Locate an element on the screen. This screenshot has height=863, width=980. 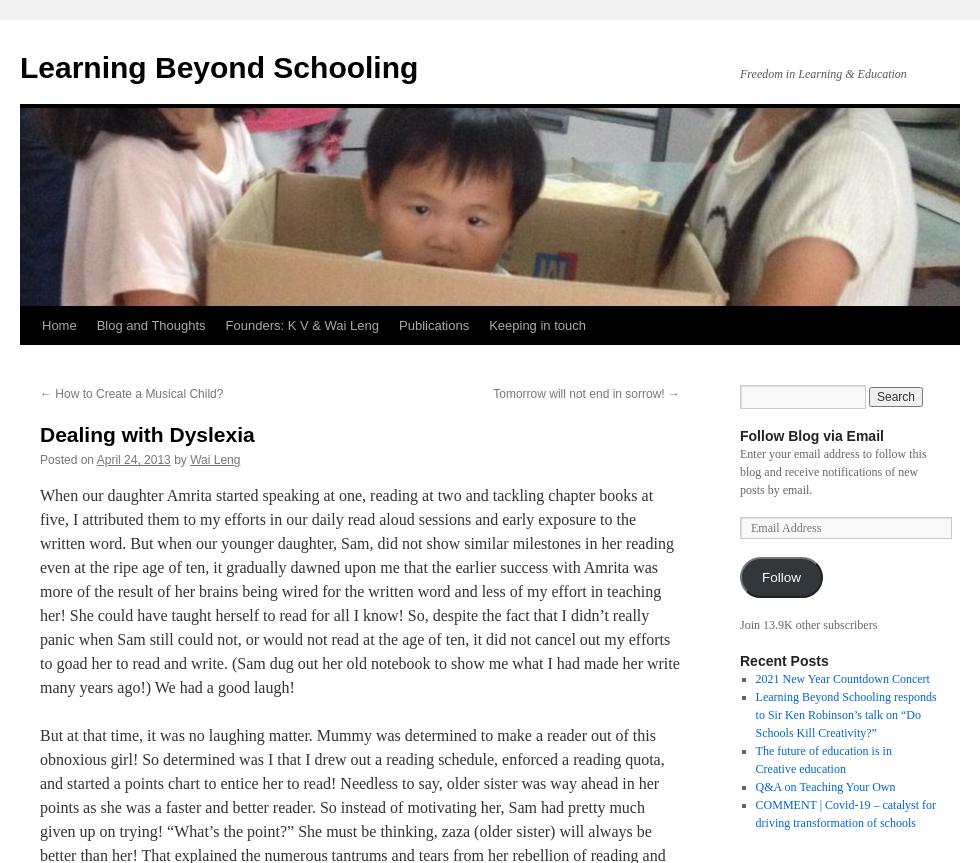
'Wai Leng' is located at coordinates (215, 458).